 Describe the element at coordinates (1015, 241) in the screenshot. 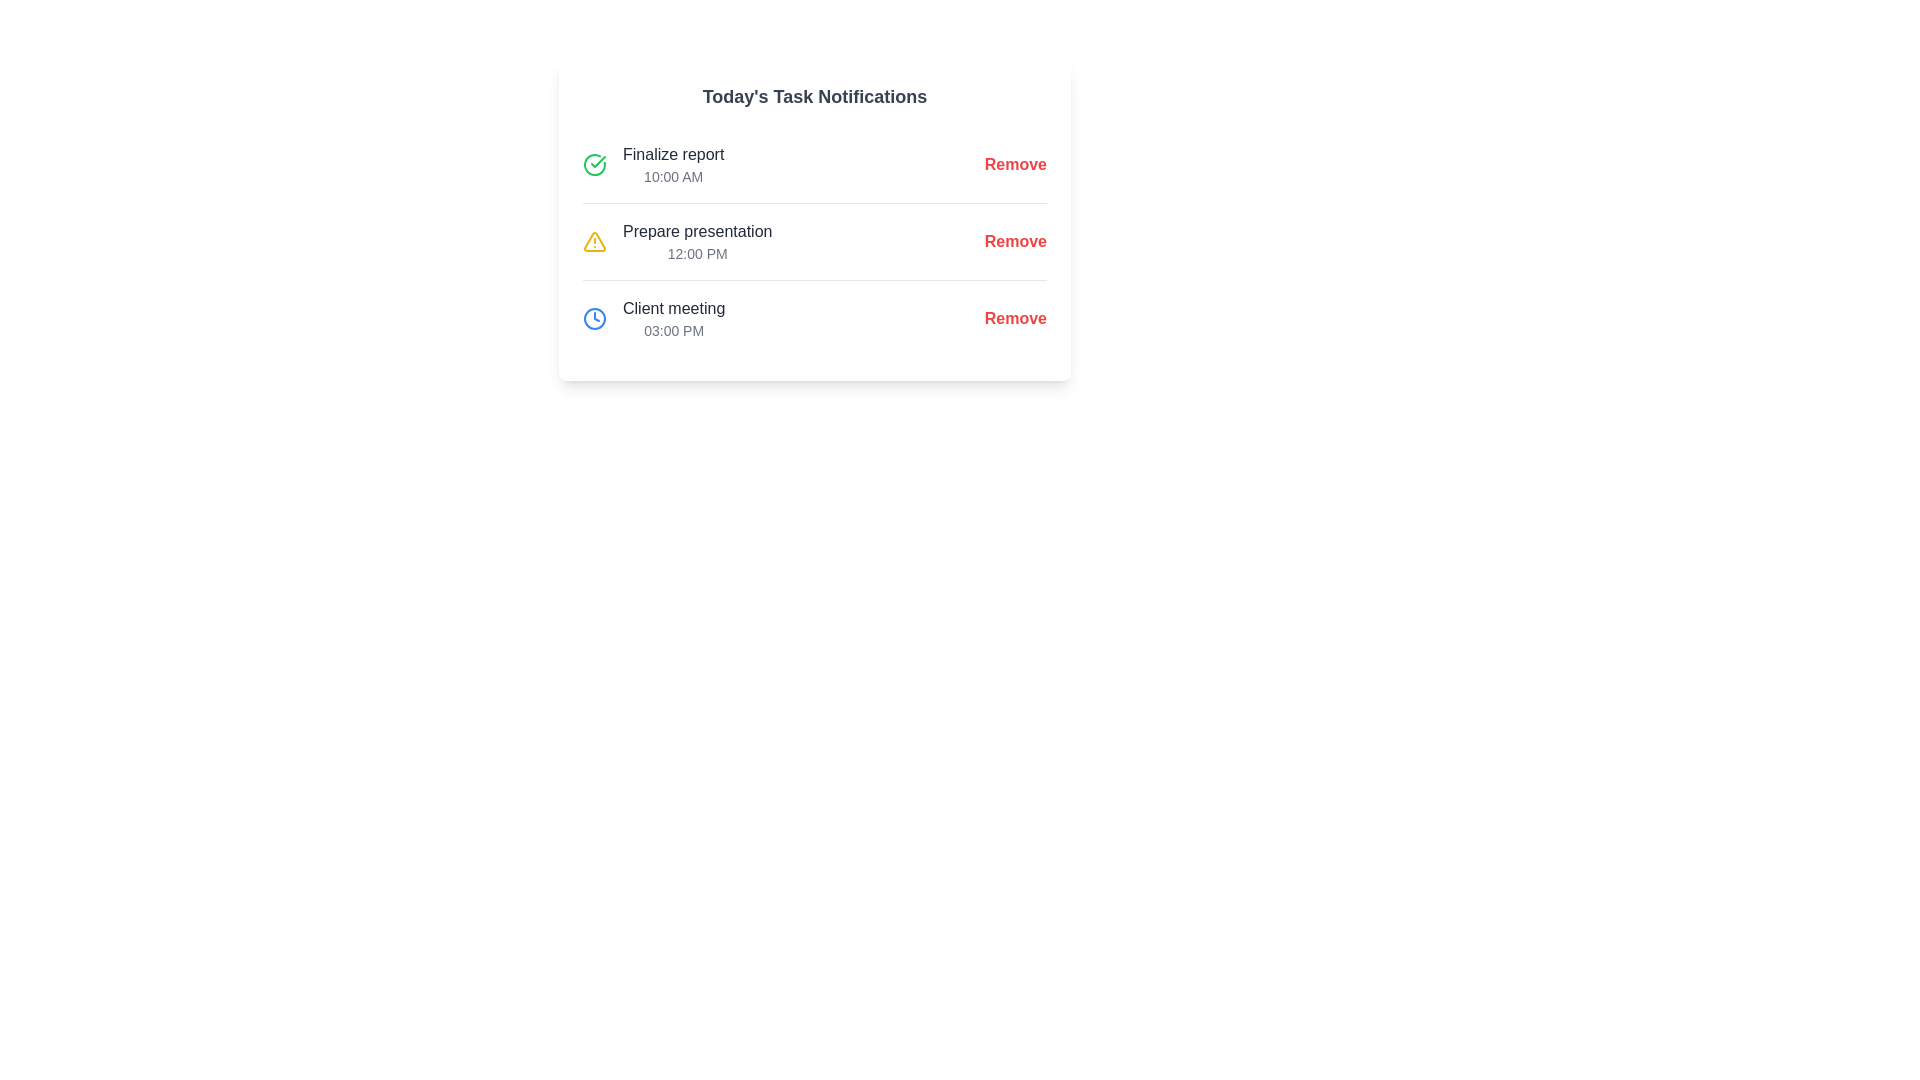

I see `the 'Remove' button styled in bold red font, located at the right end of the task notification row for 'Prepare presentation 12:00 PM'` at that location.